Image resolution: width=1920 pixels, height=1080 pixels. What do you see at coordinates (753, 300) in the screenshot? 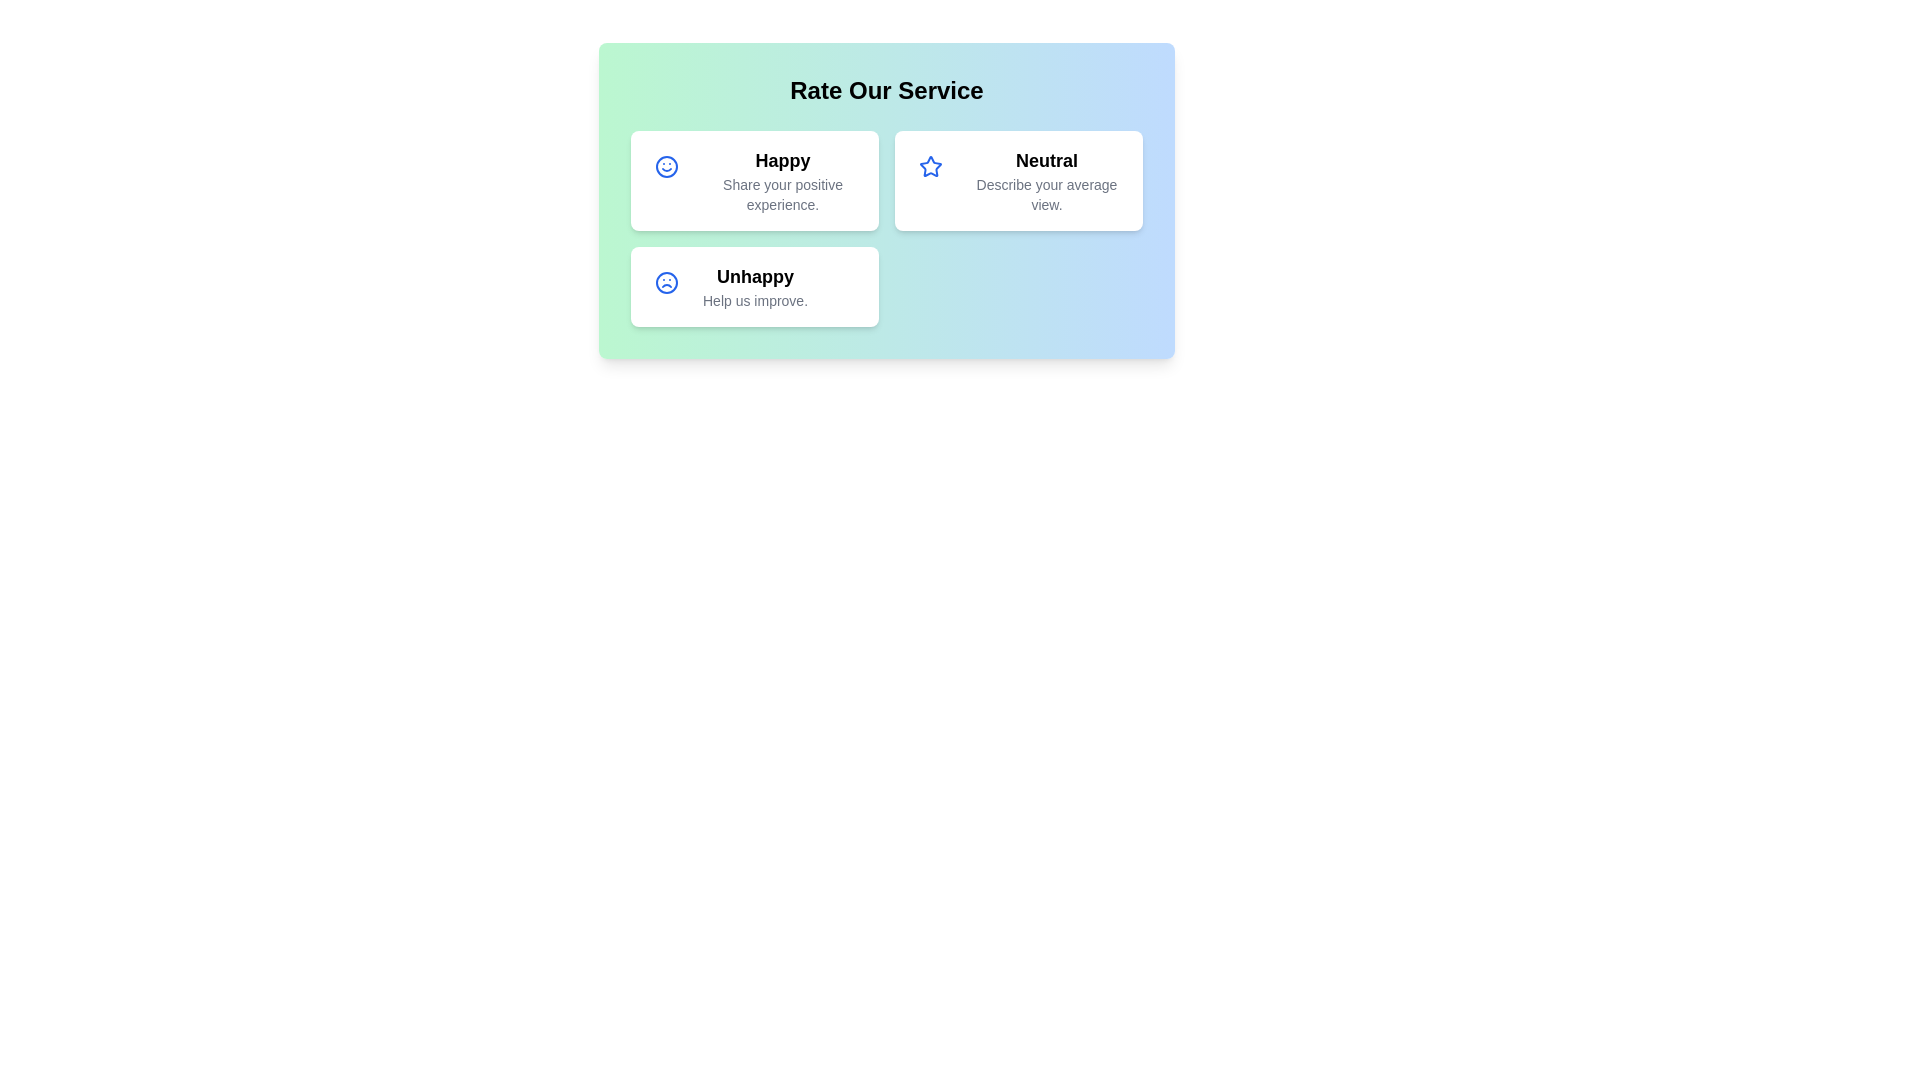
I see `the description text of the Unhappy card` at bounding box center [753, 300].